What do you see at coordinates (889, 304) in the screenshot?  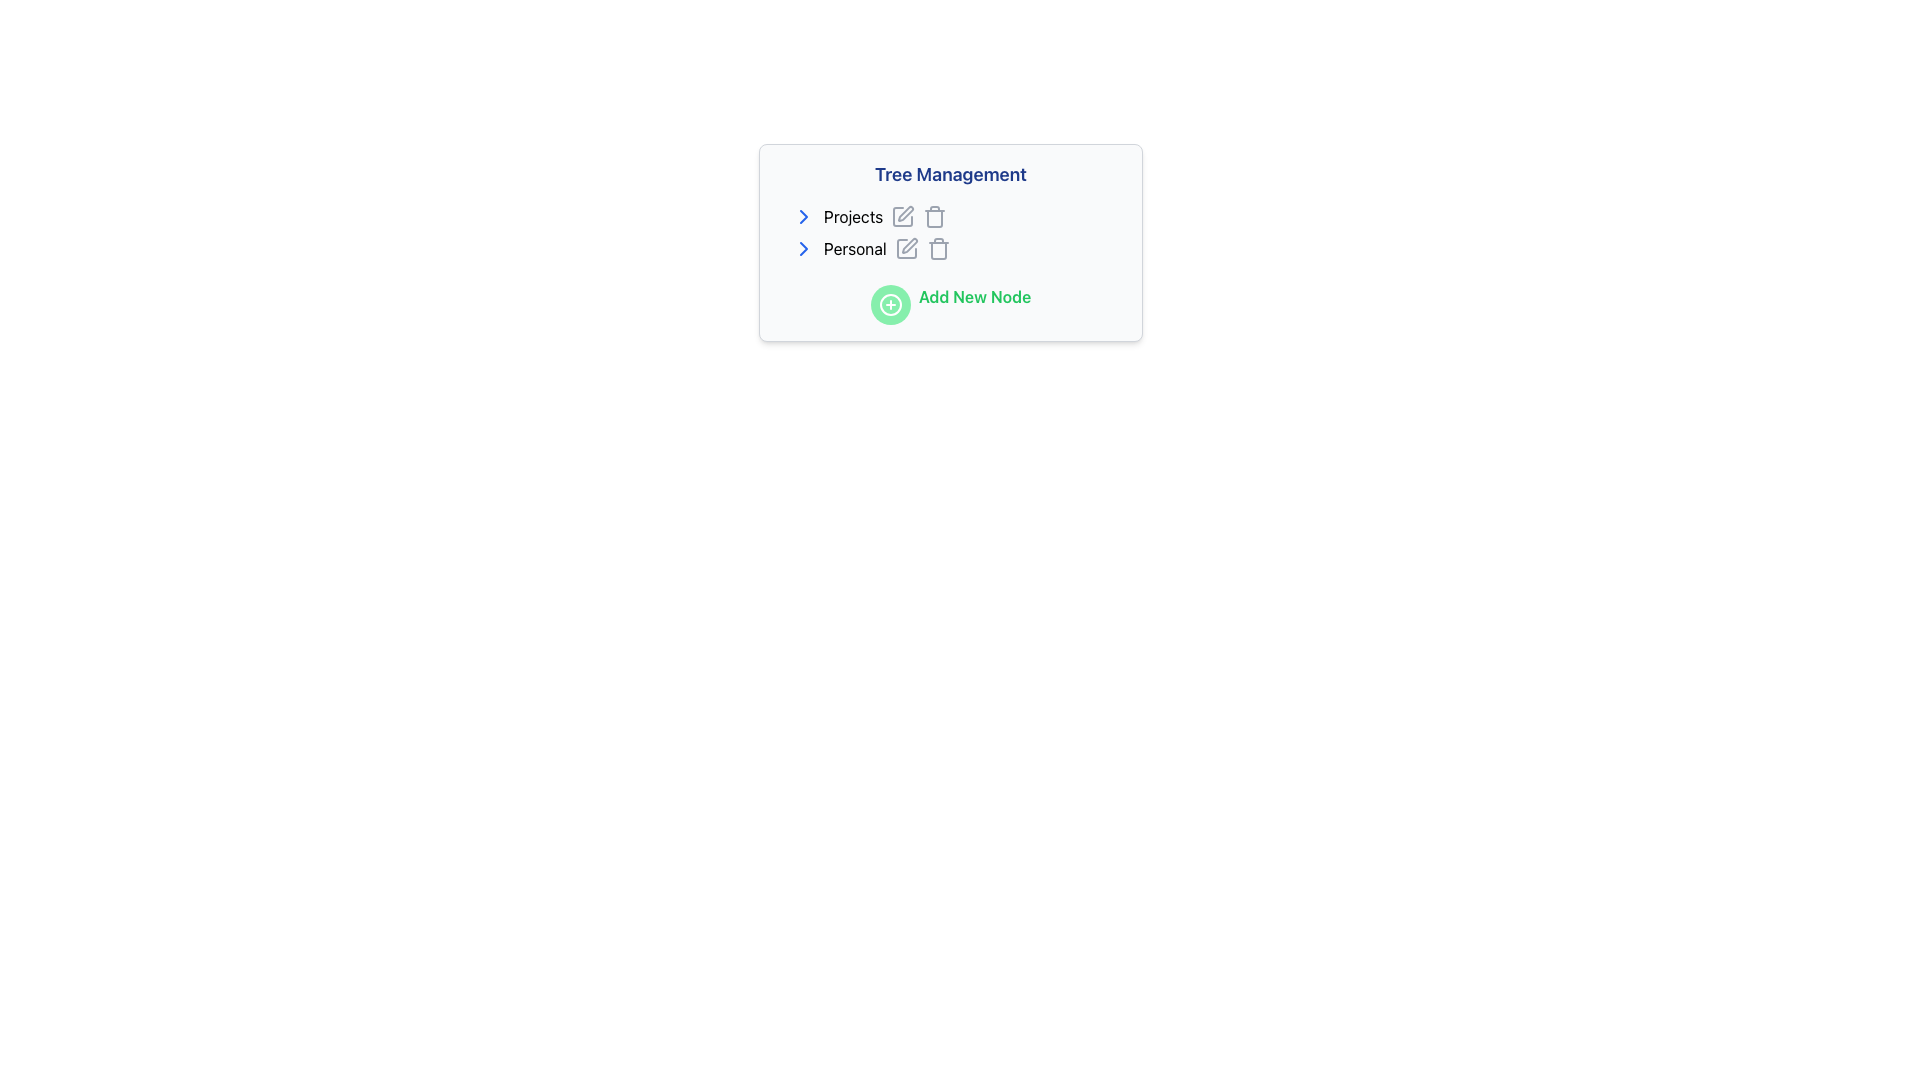 I see `the circular green button with a white plus sign, located below the 'Tree Management' section` at bounding box center [889, 304].